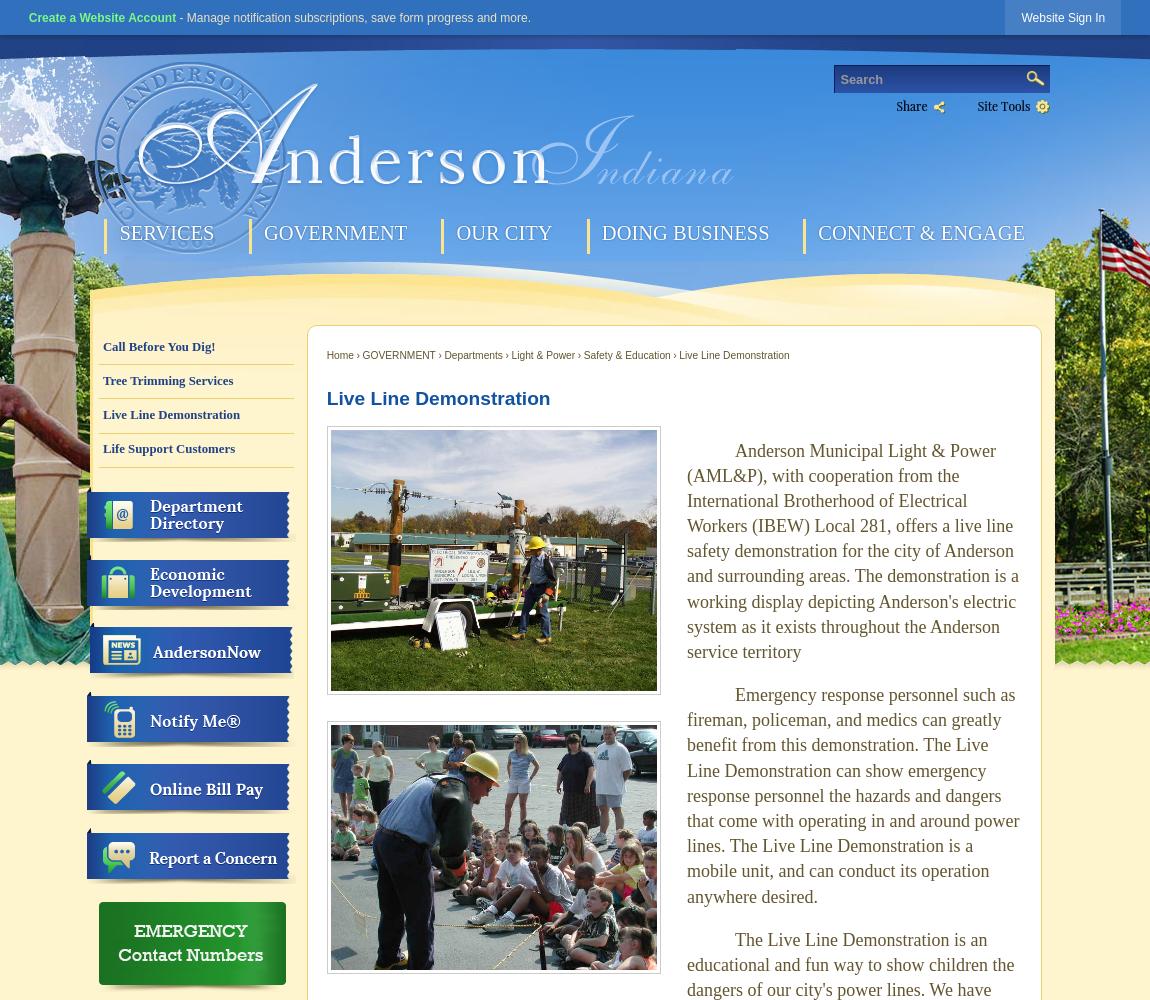 The width and height of the screenshot is (1150, 1000). Describe the element at coordinates (178, 18) in the screenshot. I see `'- Manage notification subscriptions, save form progress and more.'` at that location.